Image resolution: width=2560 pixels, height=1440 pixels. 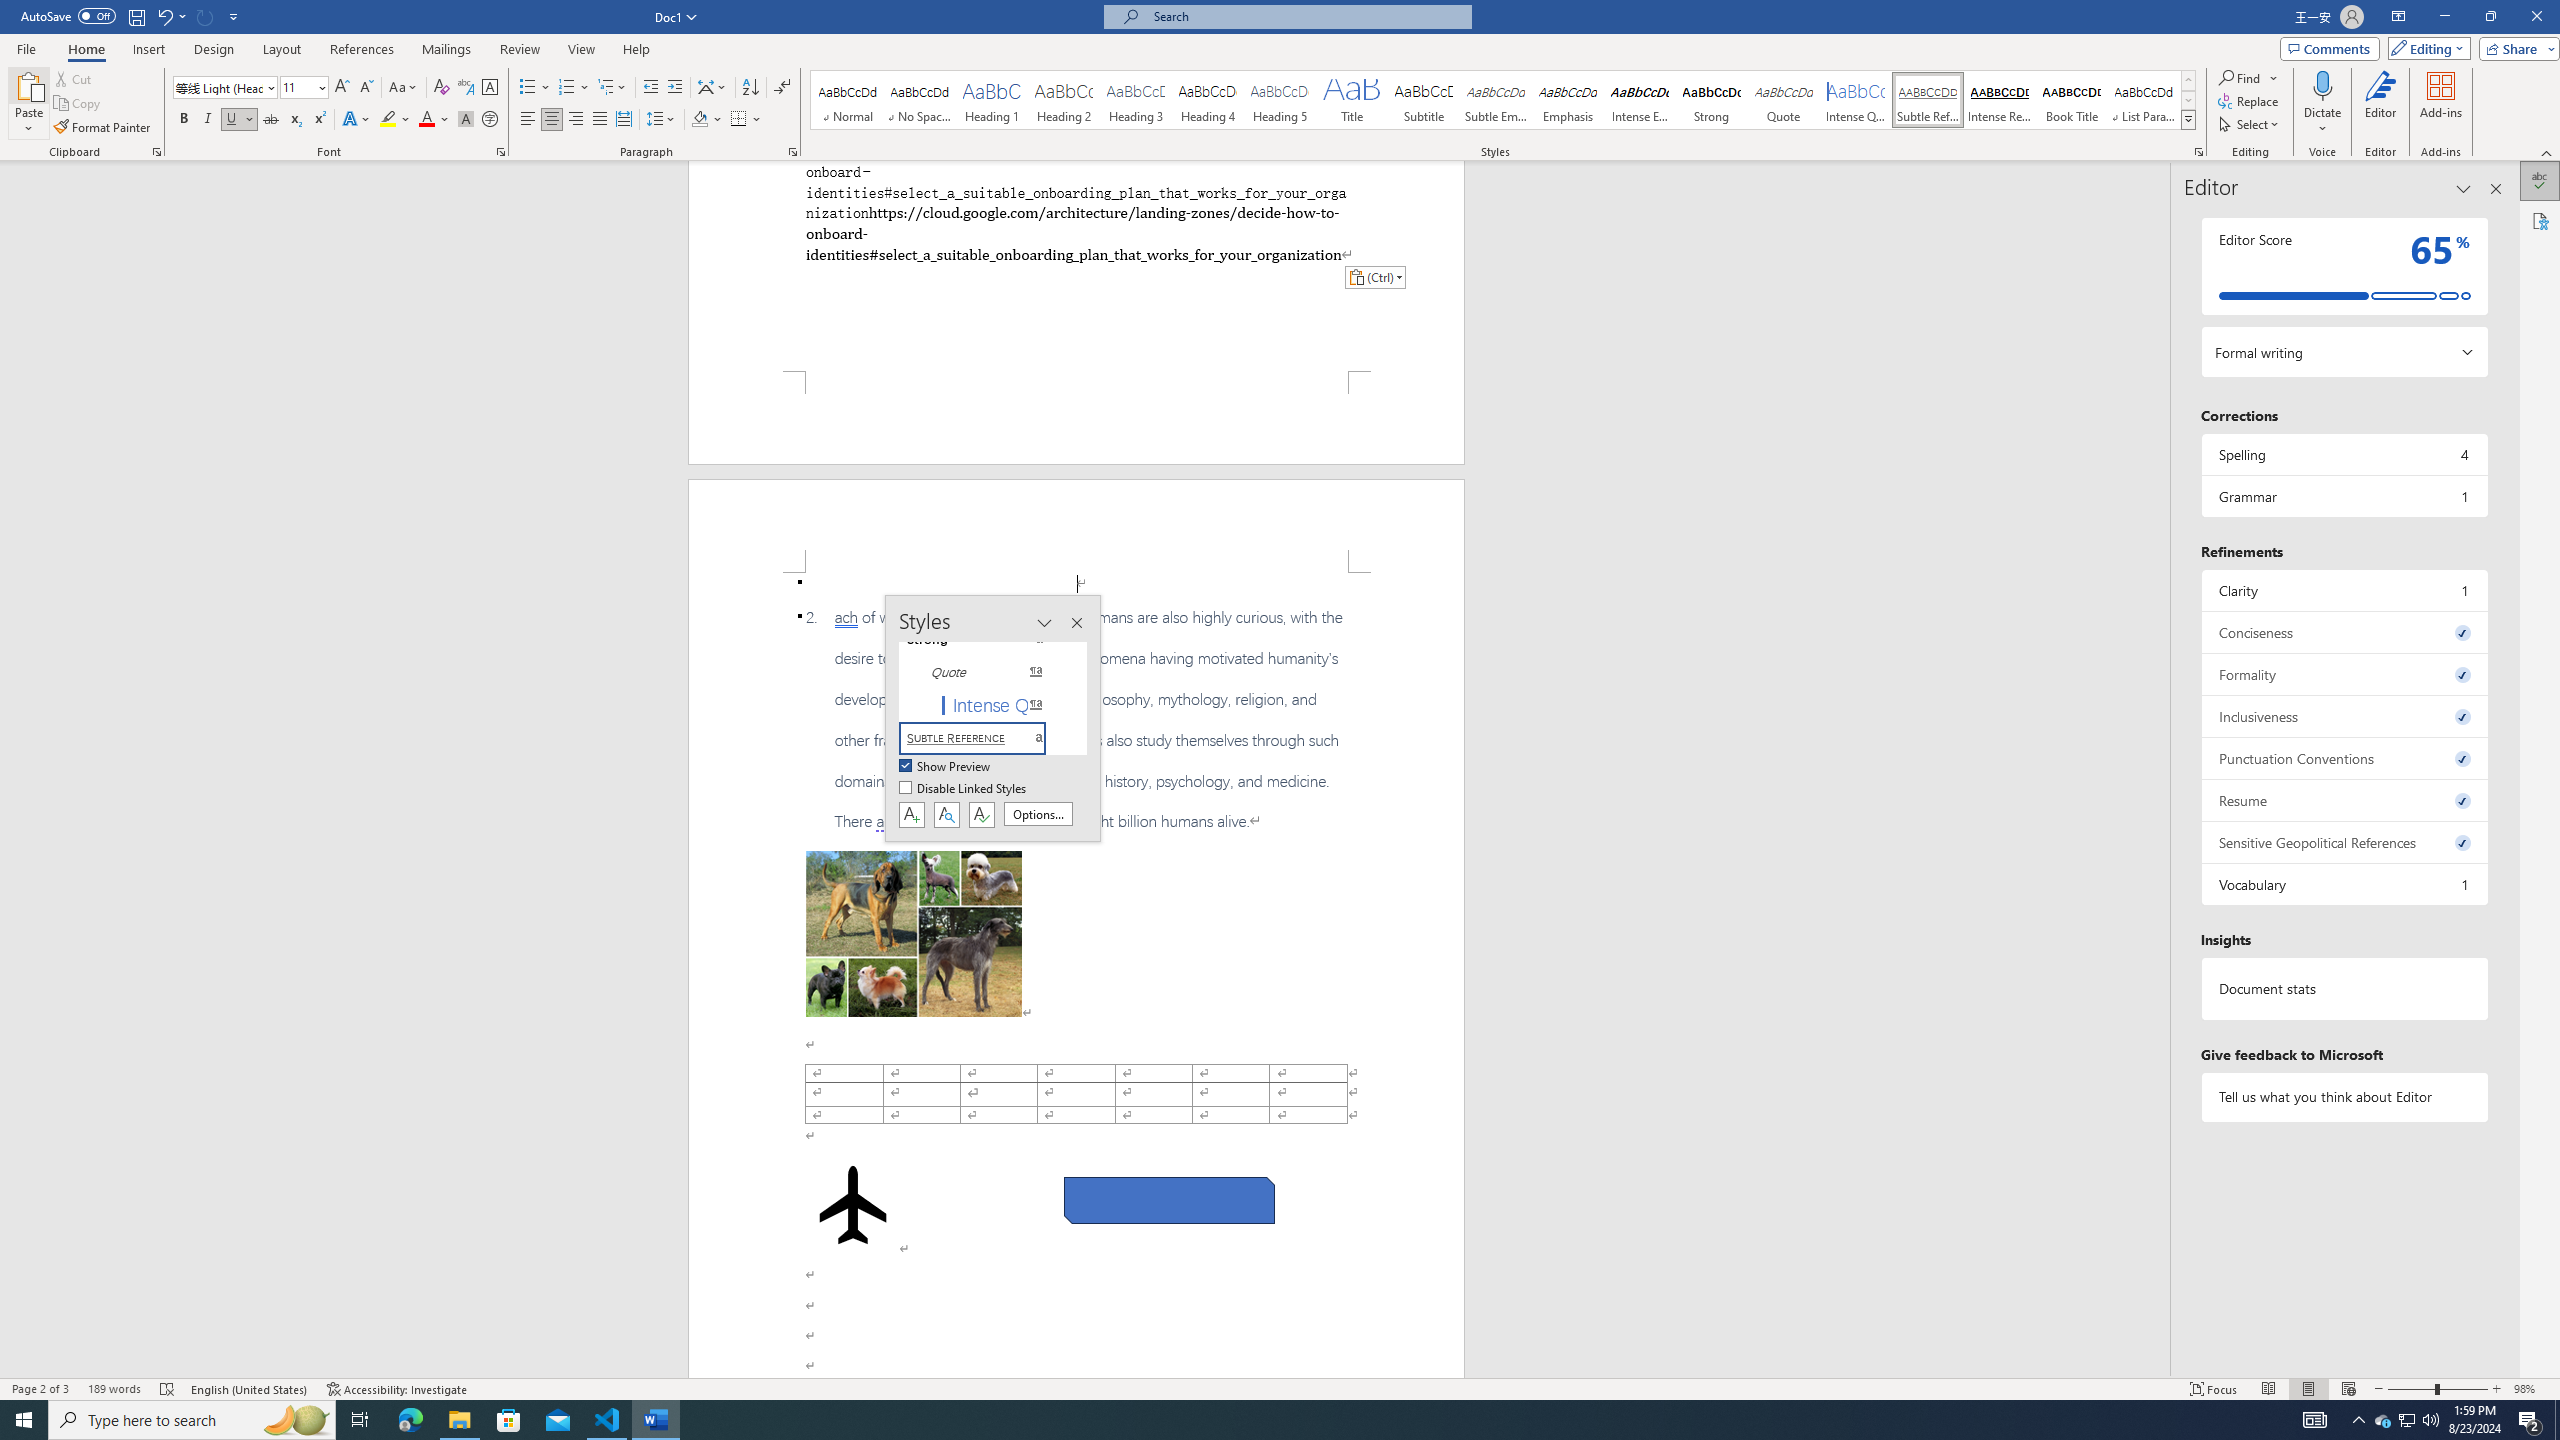 I want to click on 'Page 2 content', so click(x=1076, y=974).